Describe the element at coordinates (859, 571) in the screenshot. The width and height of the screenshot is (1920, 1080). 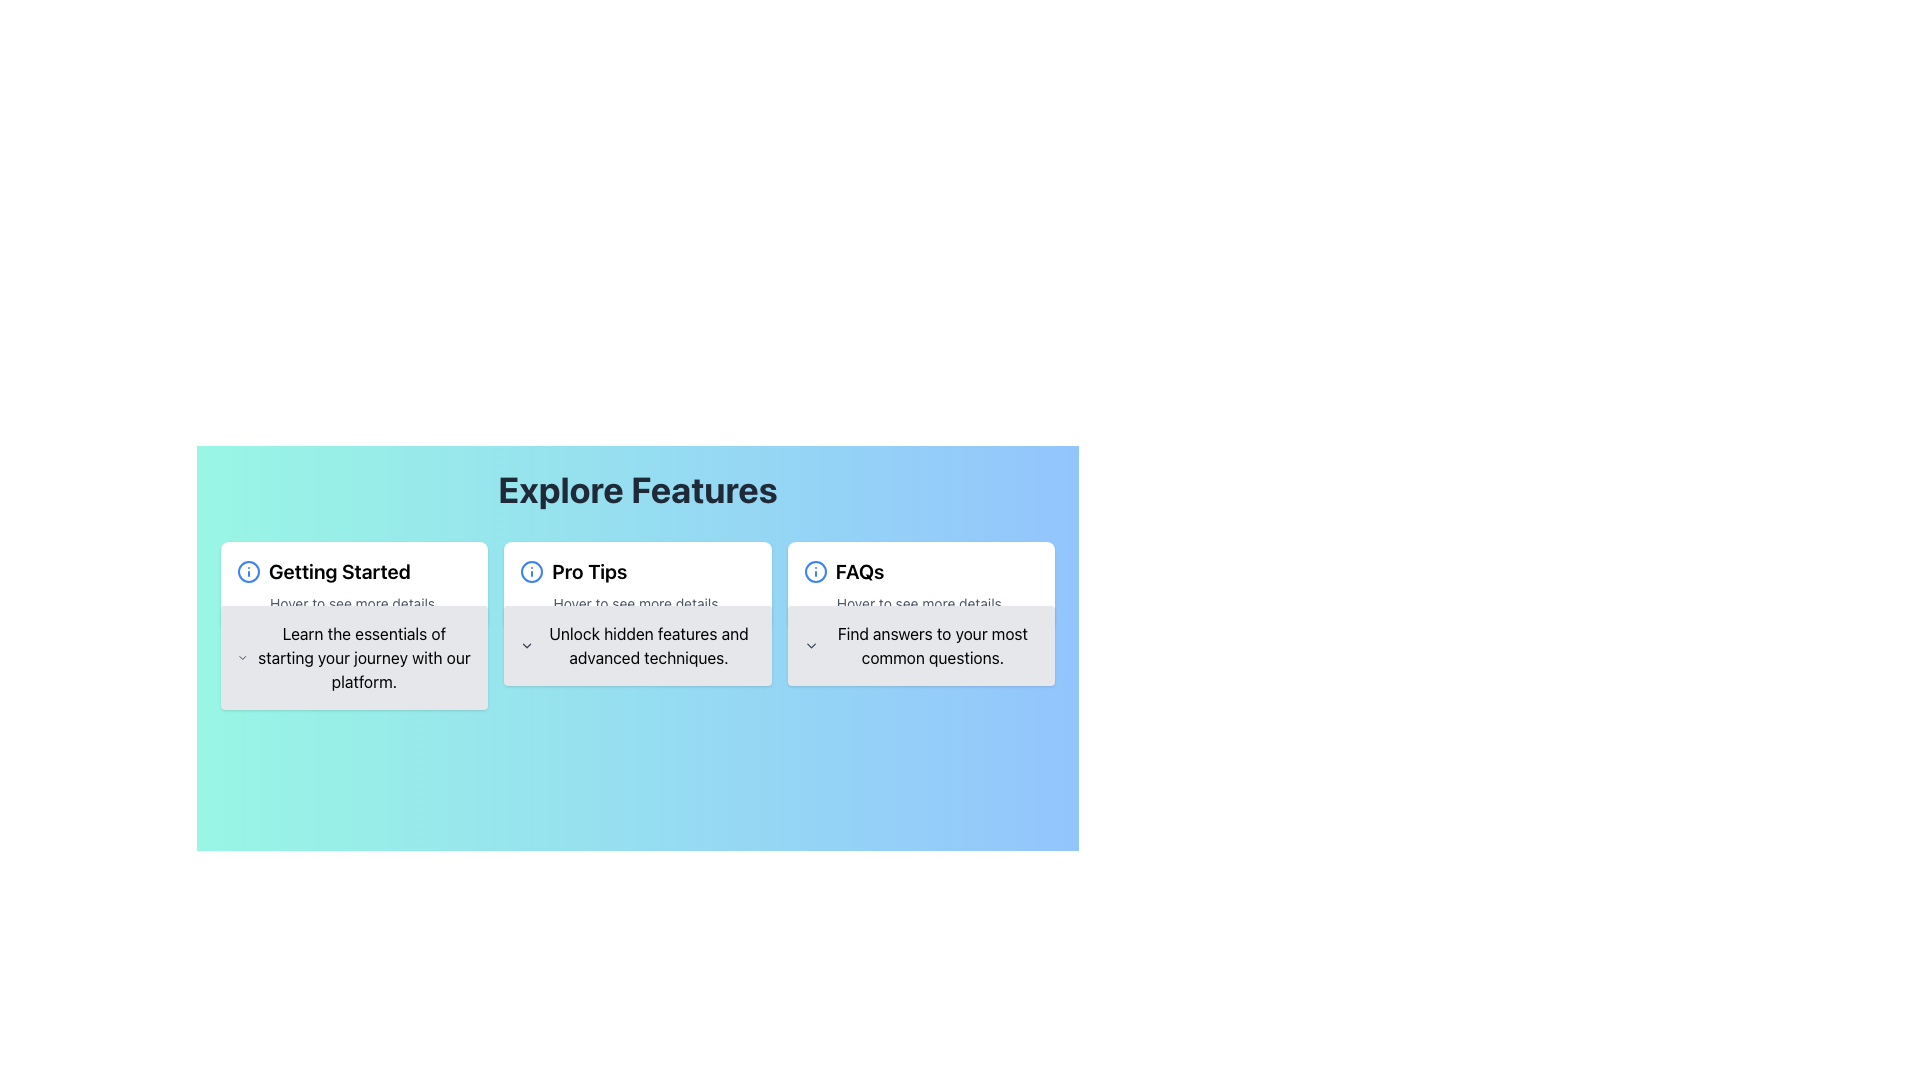
I see `the title text element indicating 'Frequently Asked Questions' located in the top right card beneath the header 'Explore Features'` at that location.